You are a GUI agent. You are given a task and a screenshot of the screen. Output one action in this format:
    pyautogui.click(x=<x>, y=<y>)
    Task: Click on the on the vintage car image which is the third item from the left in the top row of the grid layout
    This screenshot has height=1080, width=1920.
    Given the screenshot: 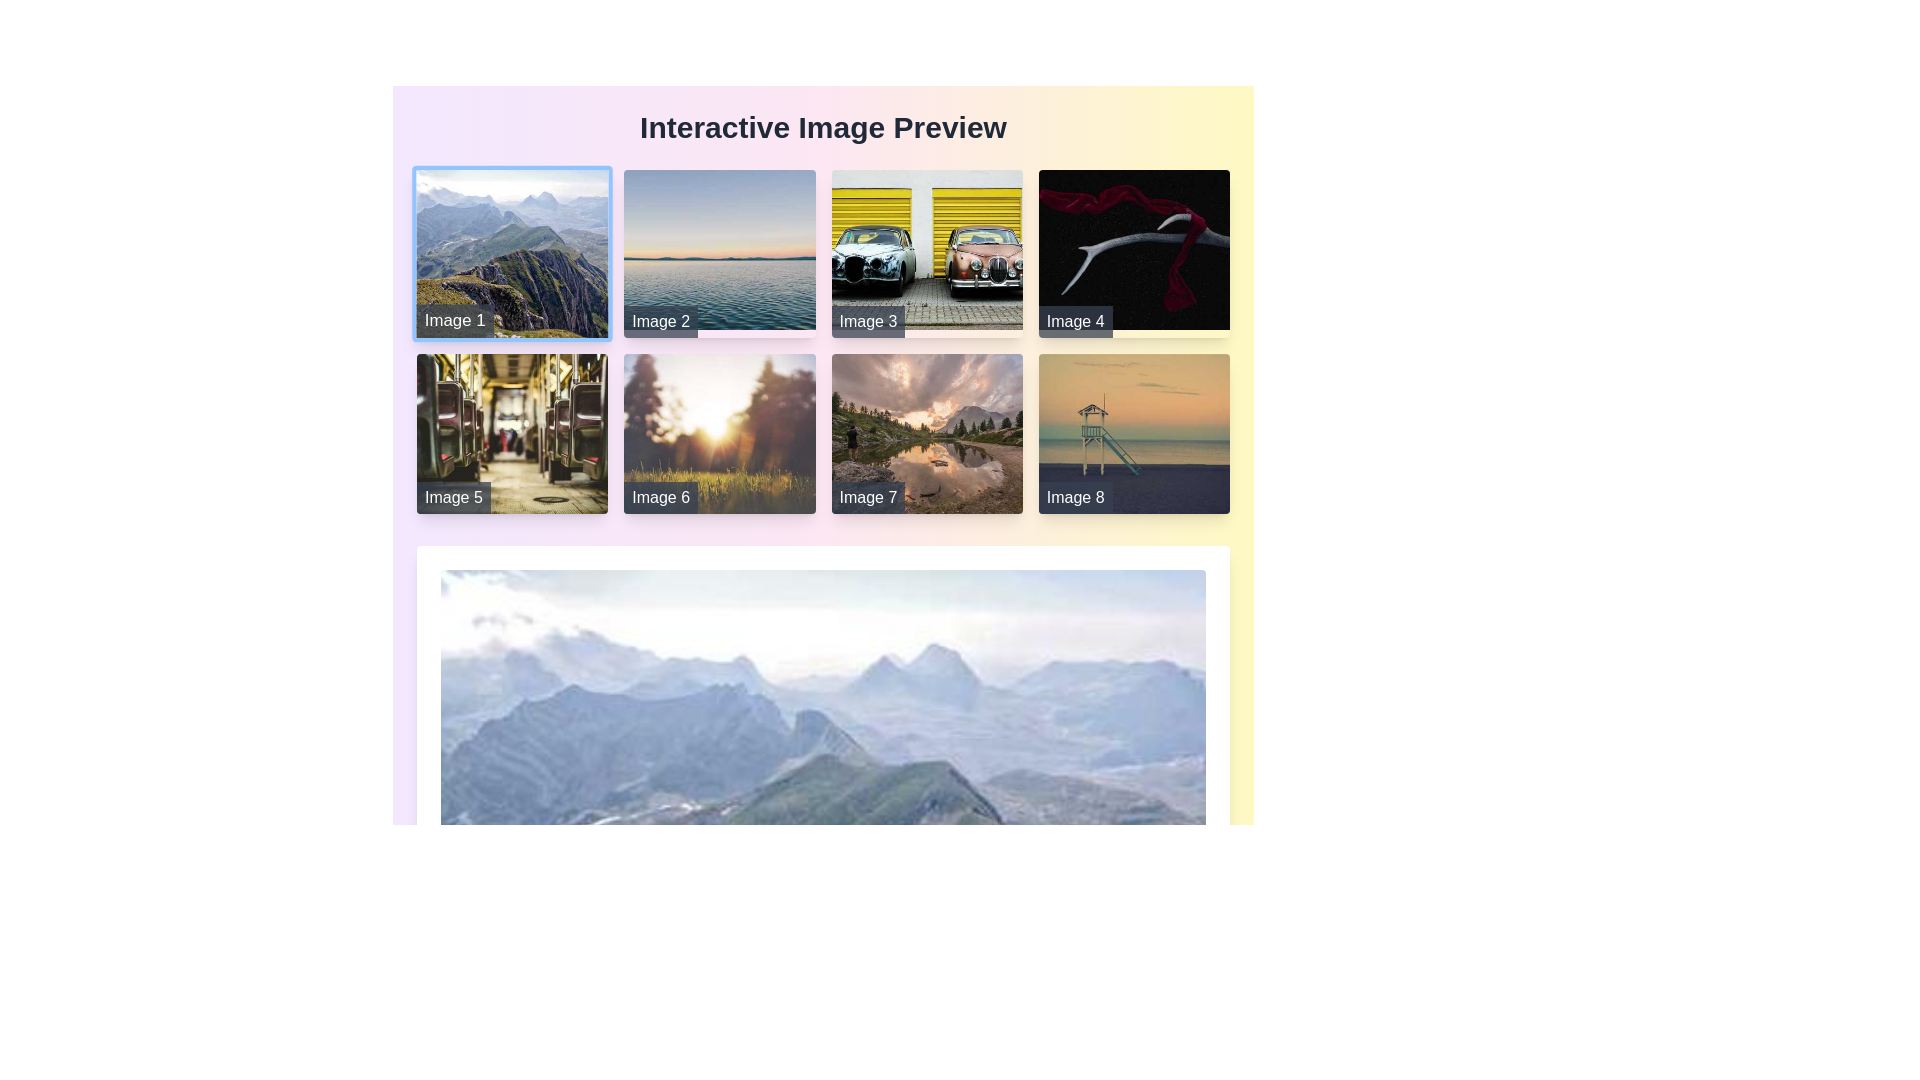 What is the action you would take?
    pyautogui.click(x=926, y=249)
    